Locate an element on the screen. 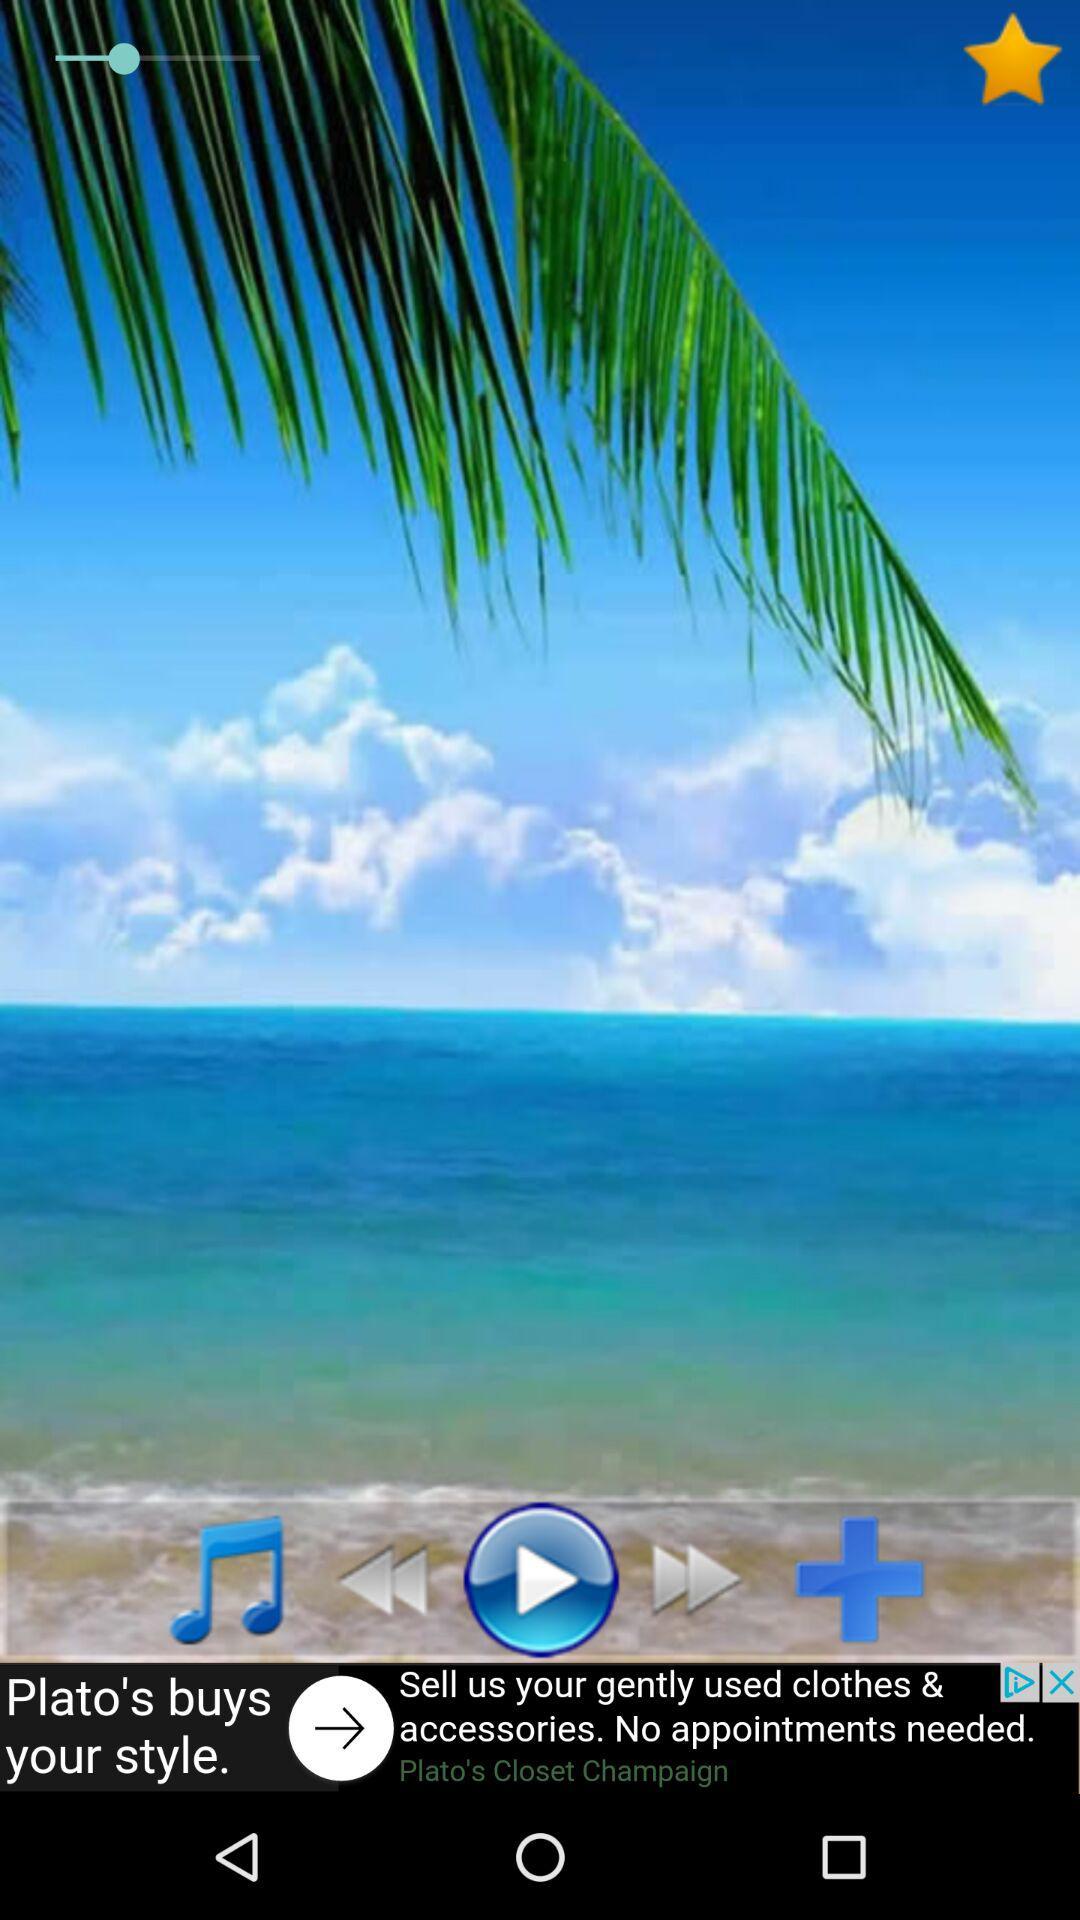 The image size is (1080, 1920). click the music option to hear songs is located at coordinates (204, 1577).